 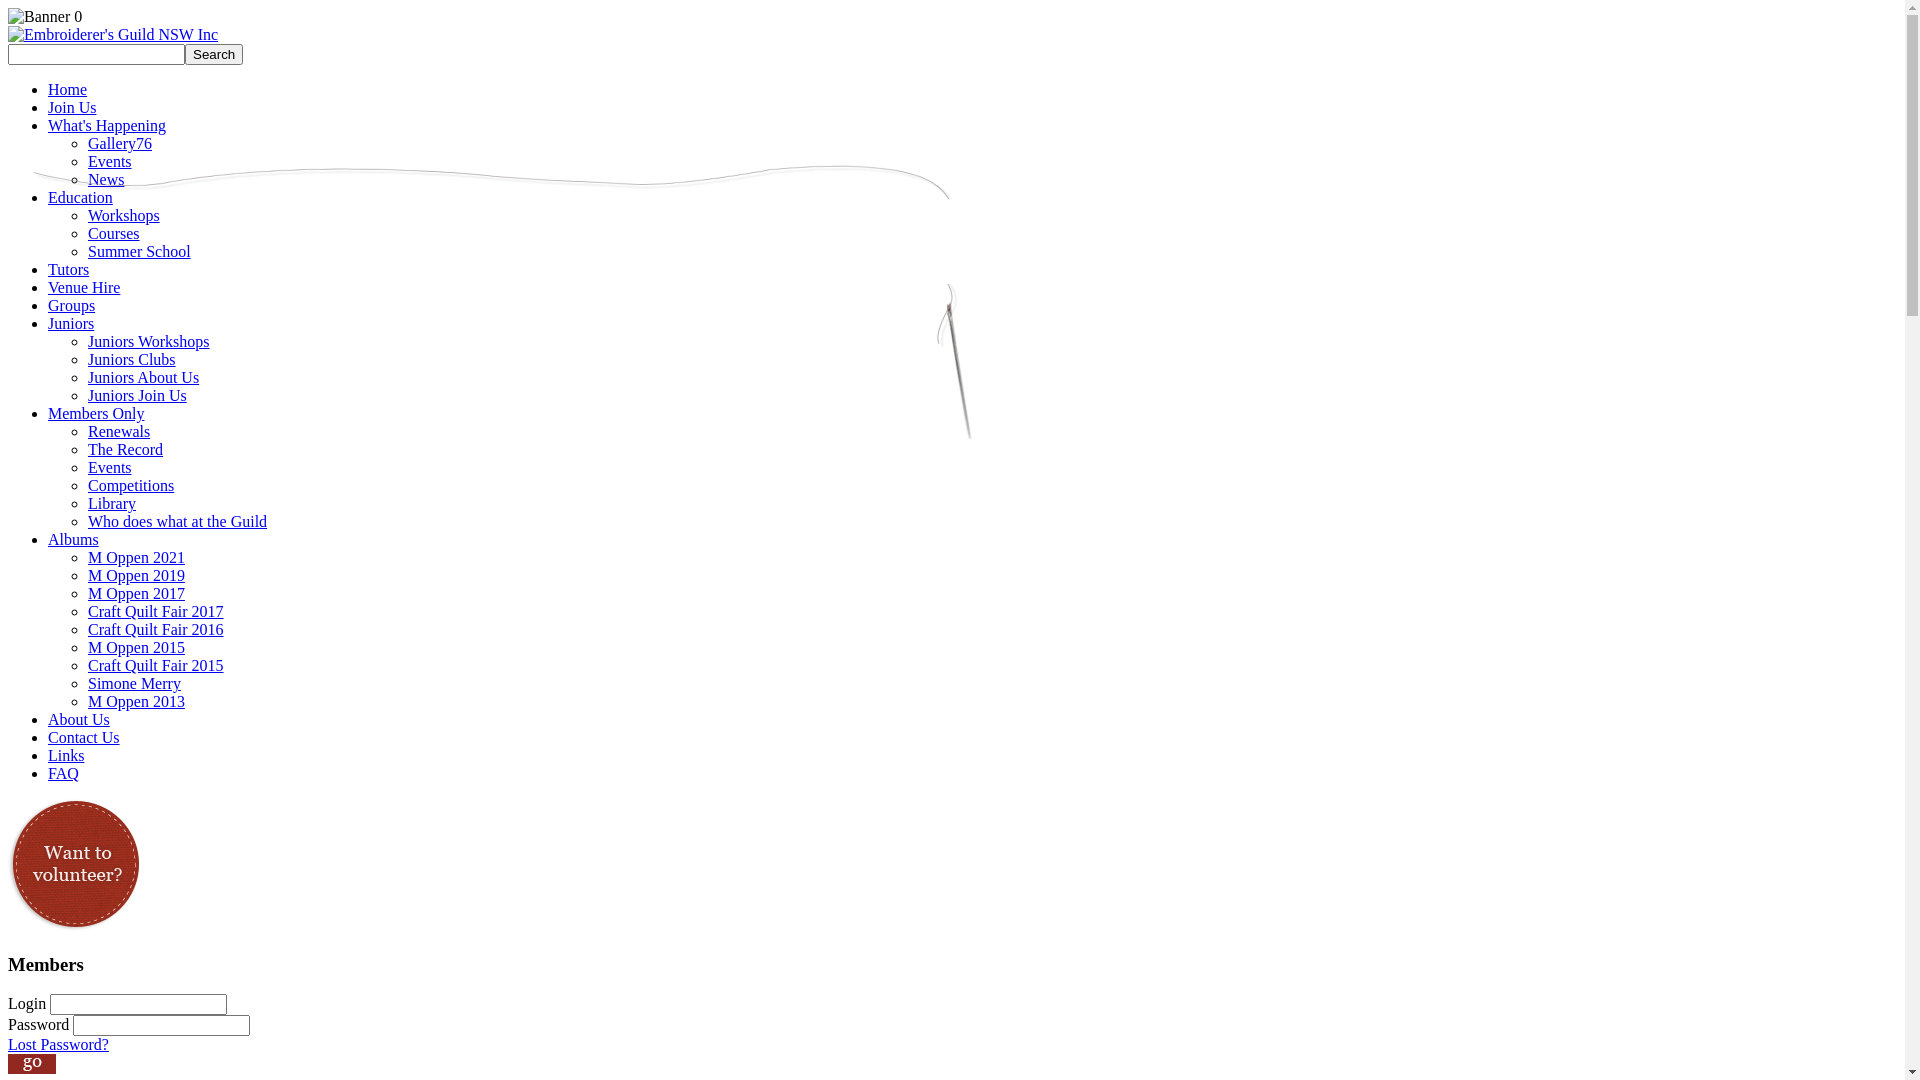 I want to click on 'FAQ', so click(x=48, y=772).